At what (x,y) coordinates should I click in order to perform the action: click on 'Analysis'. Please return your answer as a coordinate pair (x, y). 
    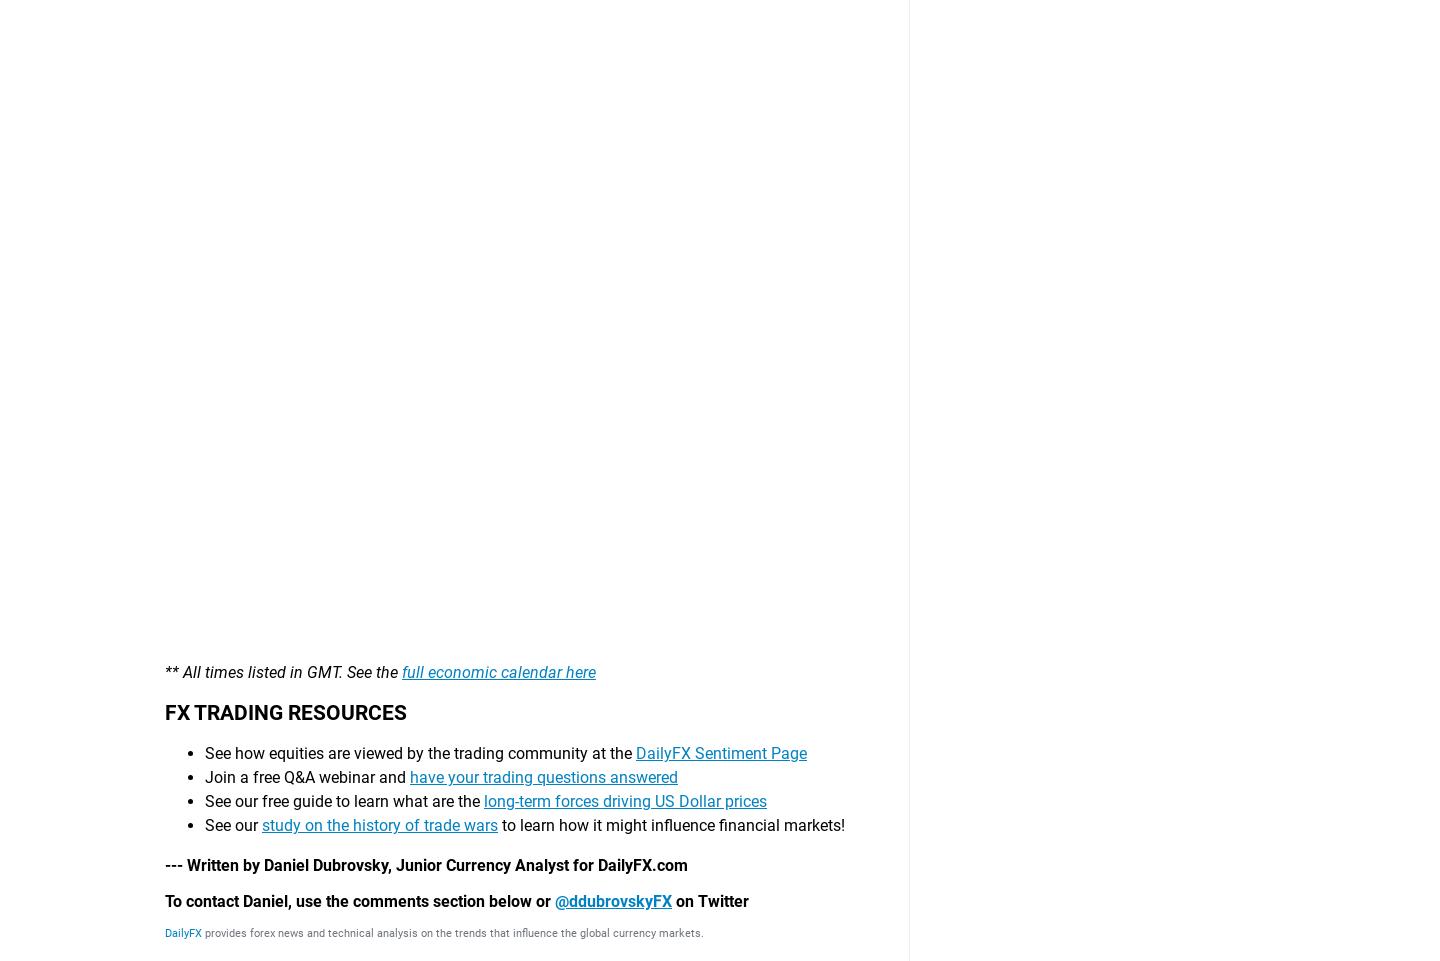
    Looking at the image, I should click on (568, 729).